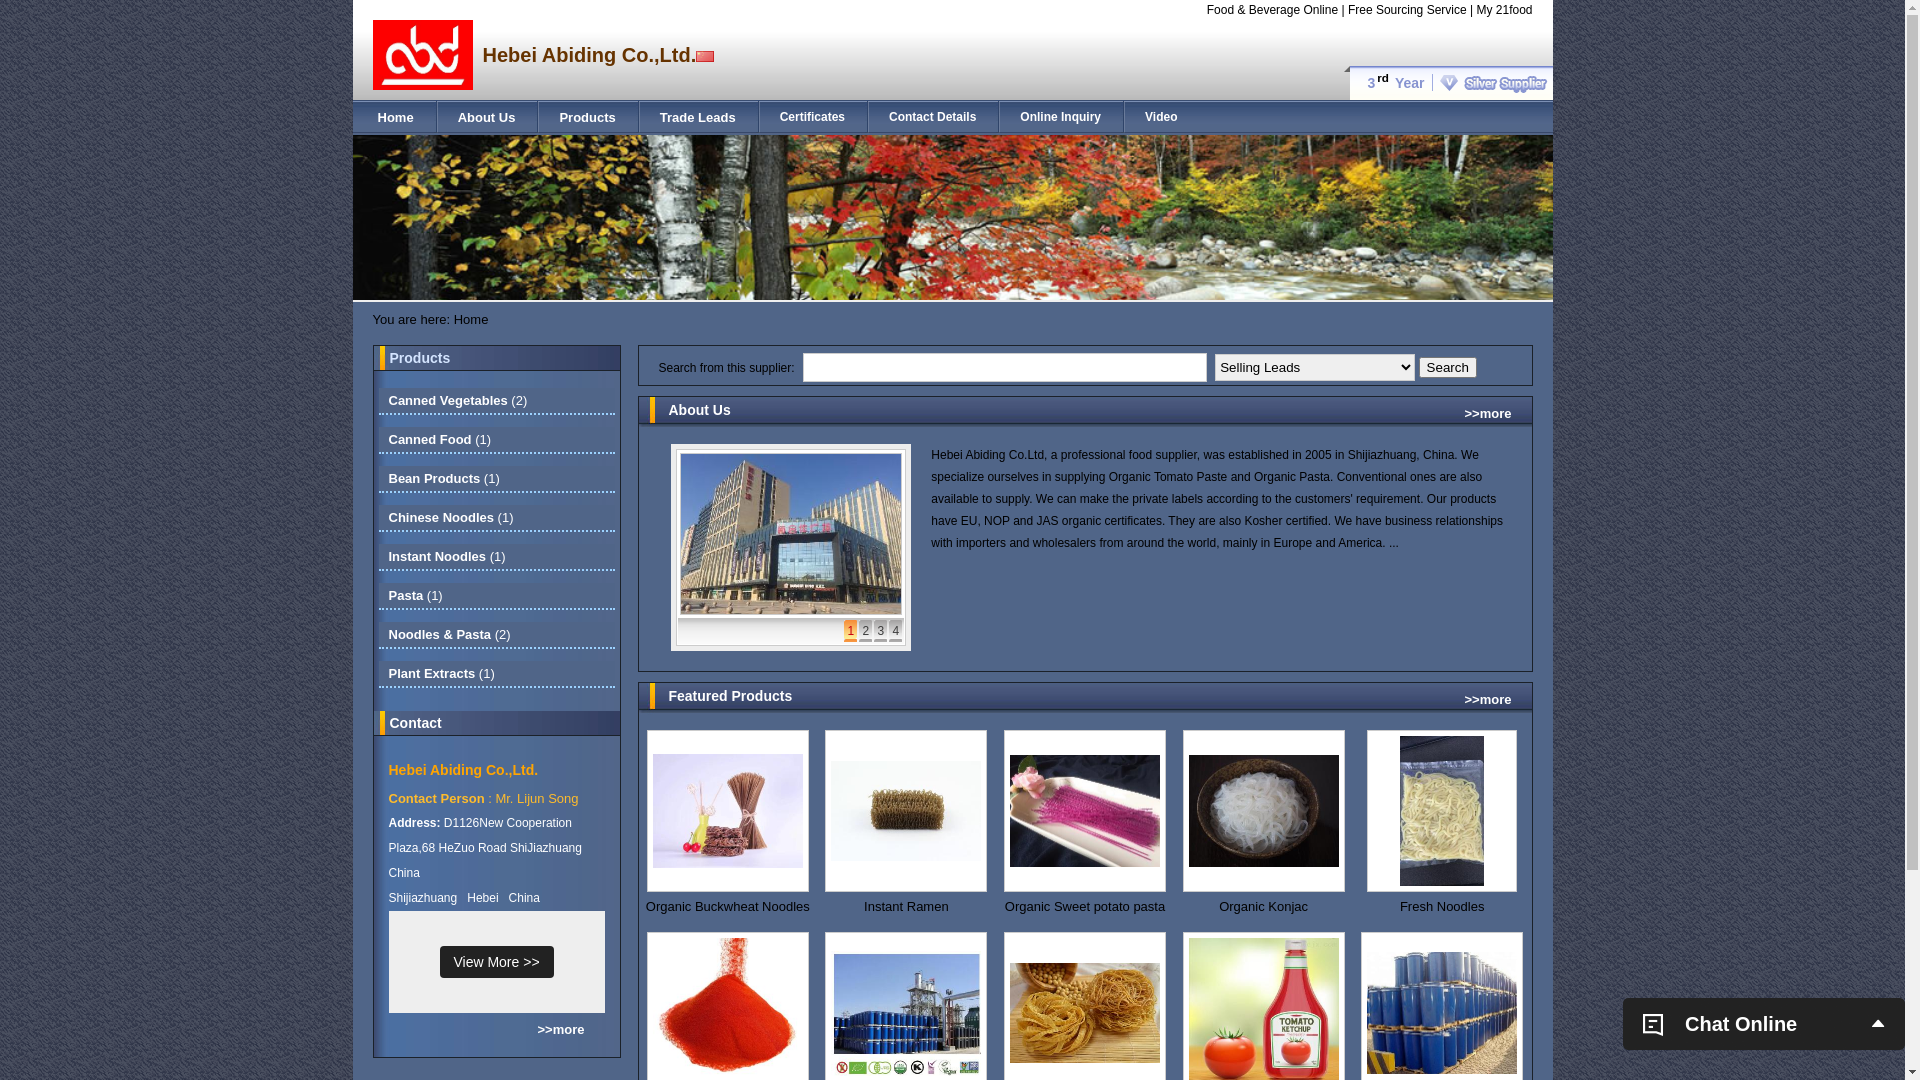  What do you see at coordinates (388, 769) in the screenshot?
I see `'Hebei Abiding Co.,Ltd.'` at bounding box center [388, 769].